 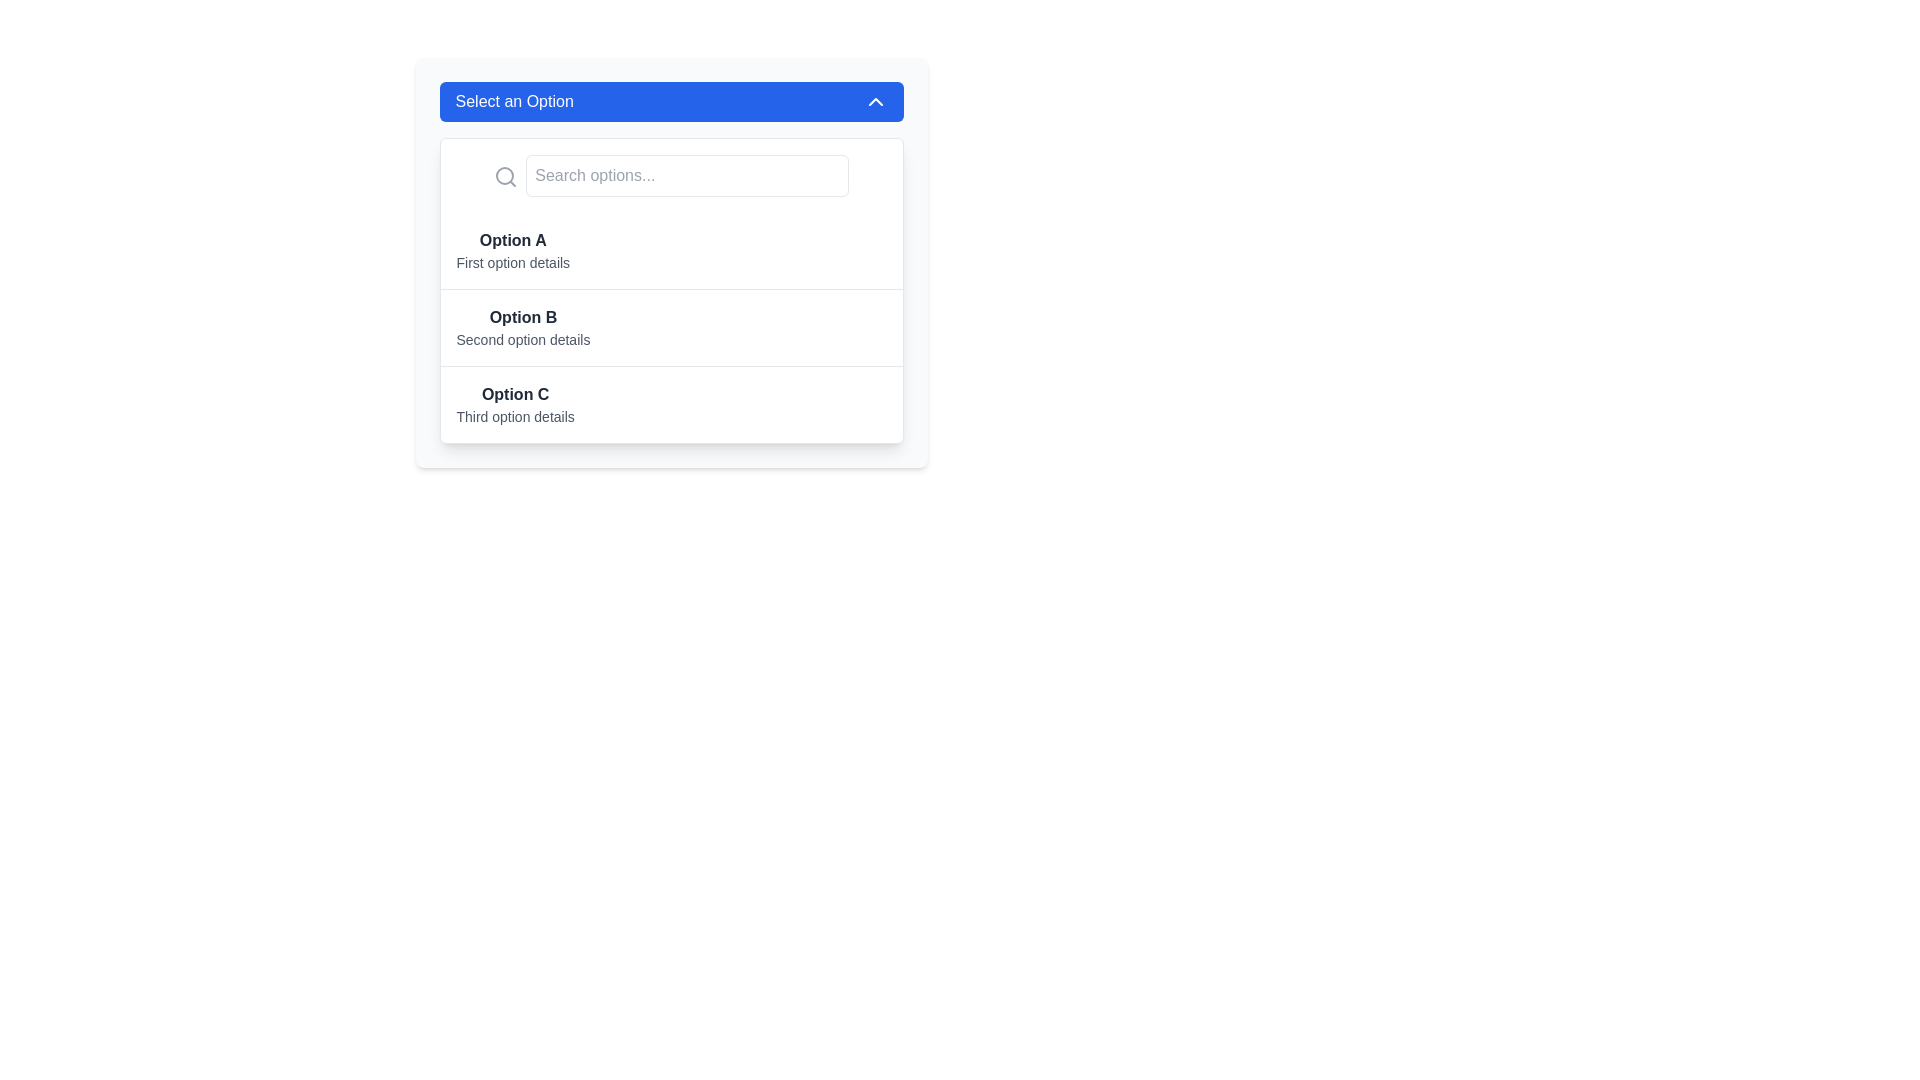 I want to click on the second selectable list item displaying 'Option B' and its details, so click(x=523, y=326).